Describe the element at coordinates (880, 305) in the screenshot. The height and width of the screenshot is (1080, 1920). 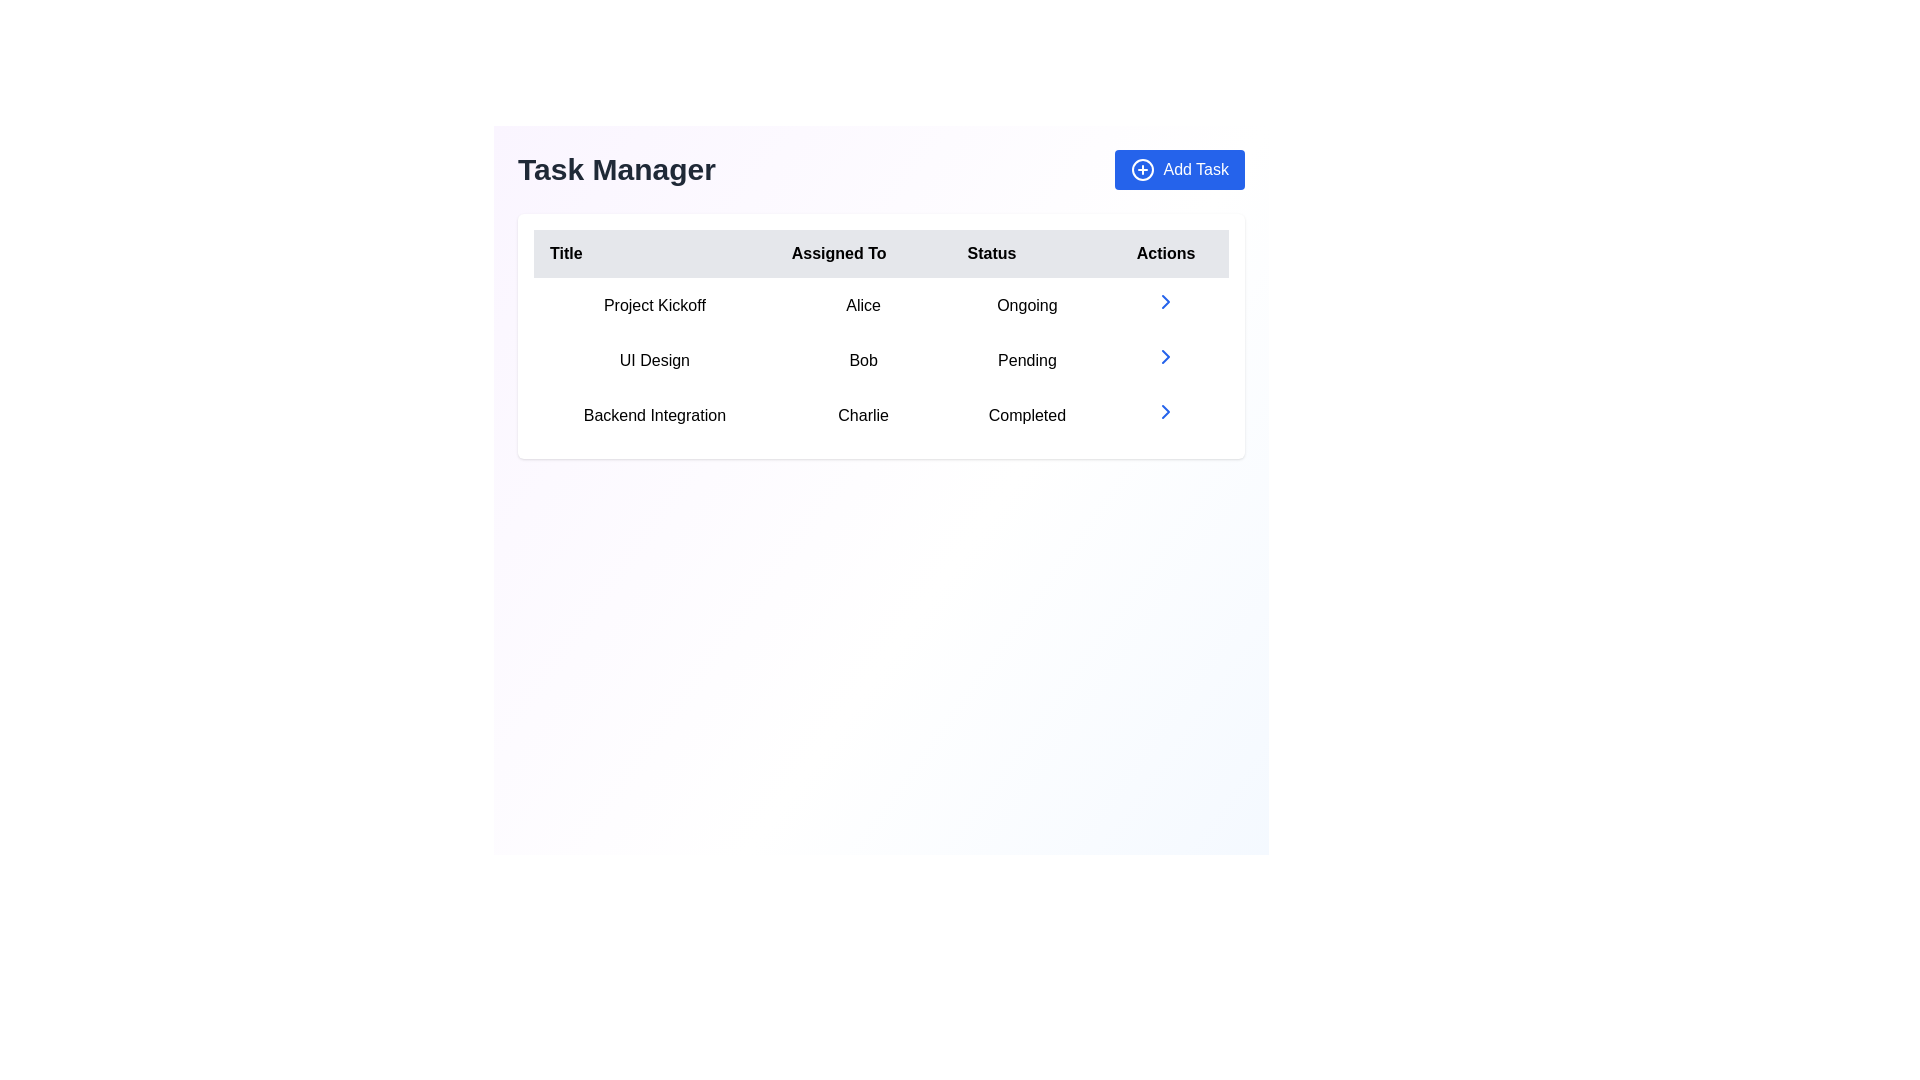
I see `the first row of the task table, which displays the task's title, assigned person, and current status` at that location.